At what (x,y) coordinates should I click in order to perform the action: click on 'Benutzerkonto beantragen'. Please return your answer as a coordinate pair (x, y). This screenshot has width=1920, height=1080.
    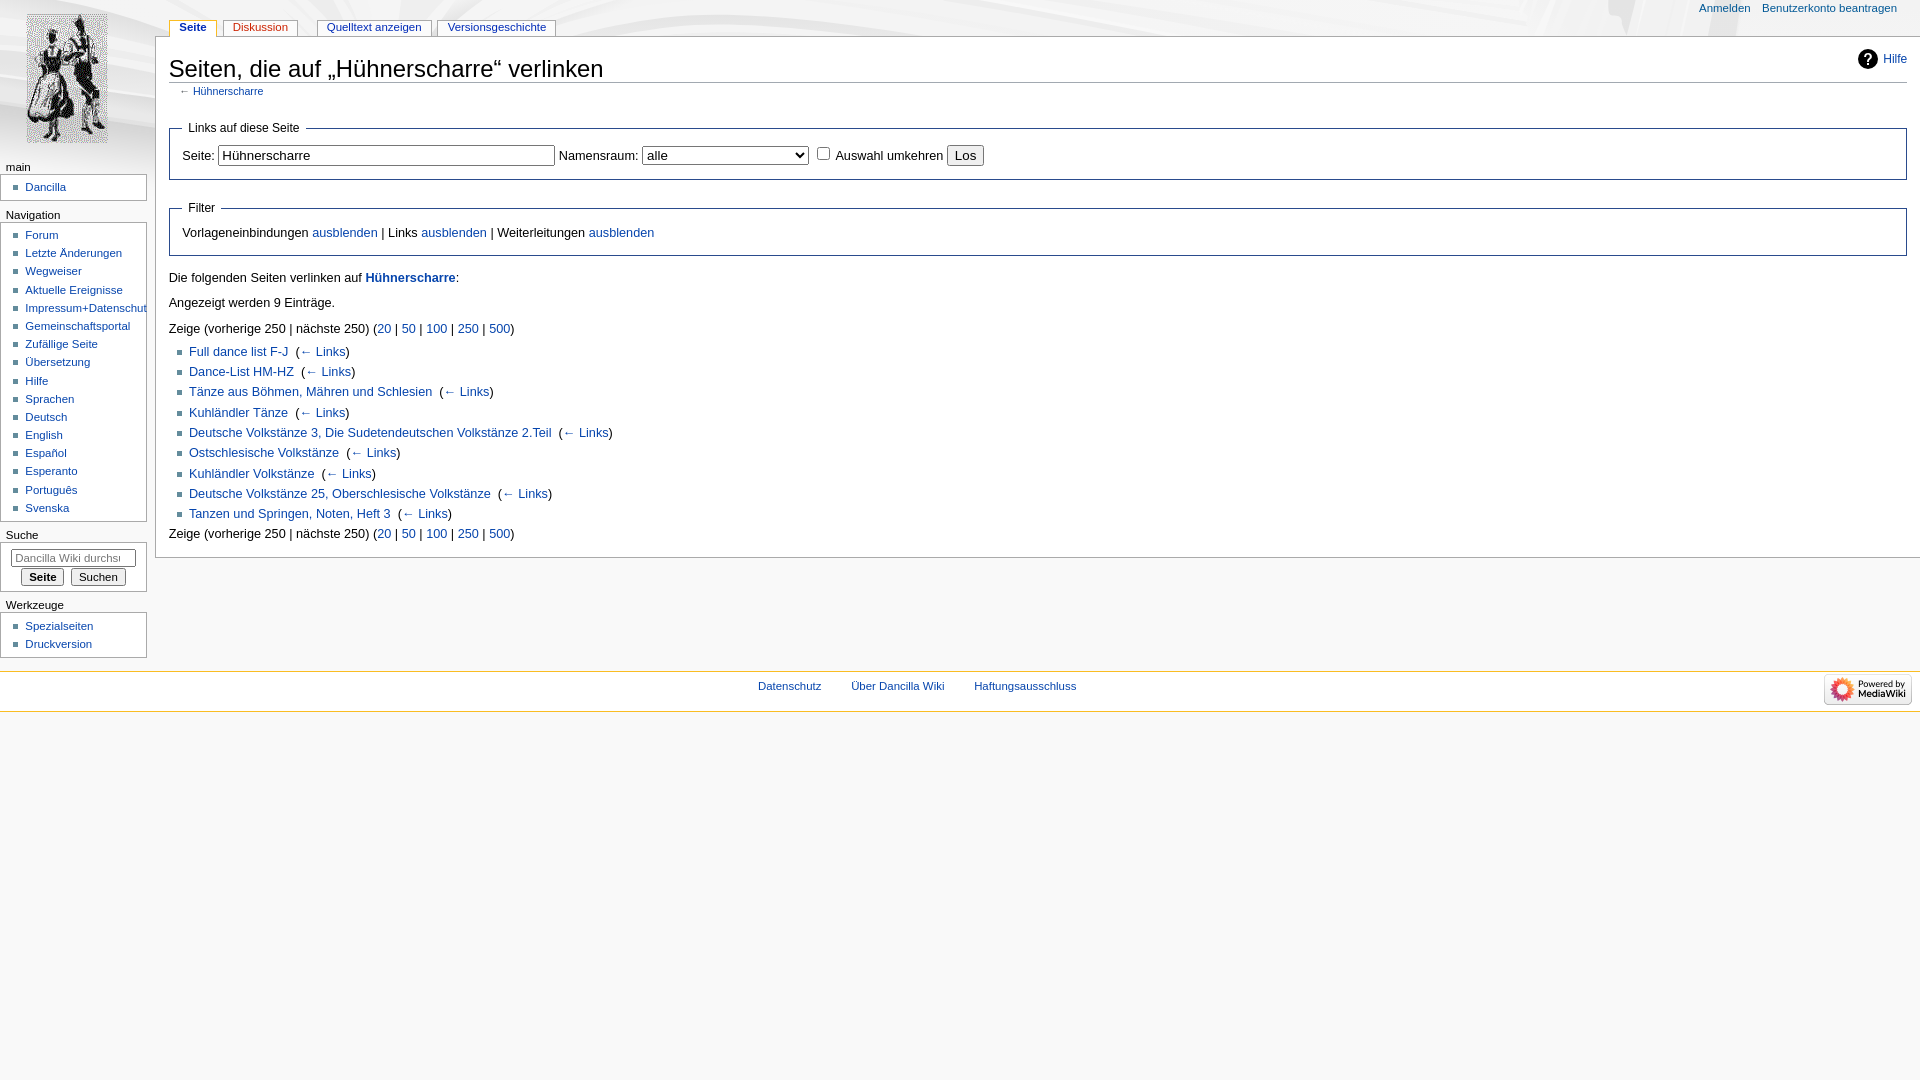
    Looking at the image, I should click on (1761, 8).